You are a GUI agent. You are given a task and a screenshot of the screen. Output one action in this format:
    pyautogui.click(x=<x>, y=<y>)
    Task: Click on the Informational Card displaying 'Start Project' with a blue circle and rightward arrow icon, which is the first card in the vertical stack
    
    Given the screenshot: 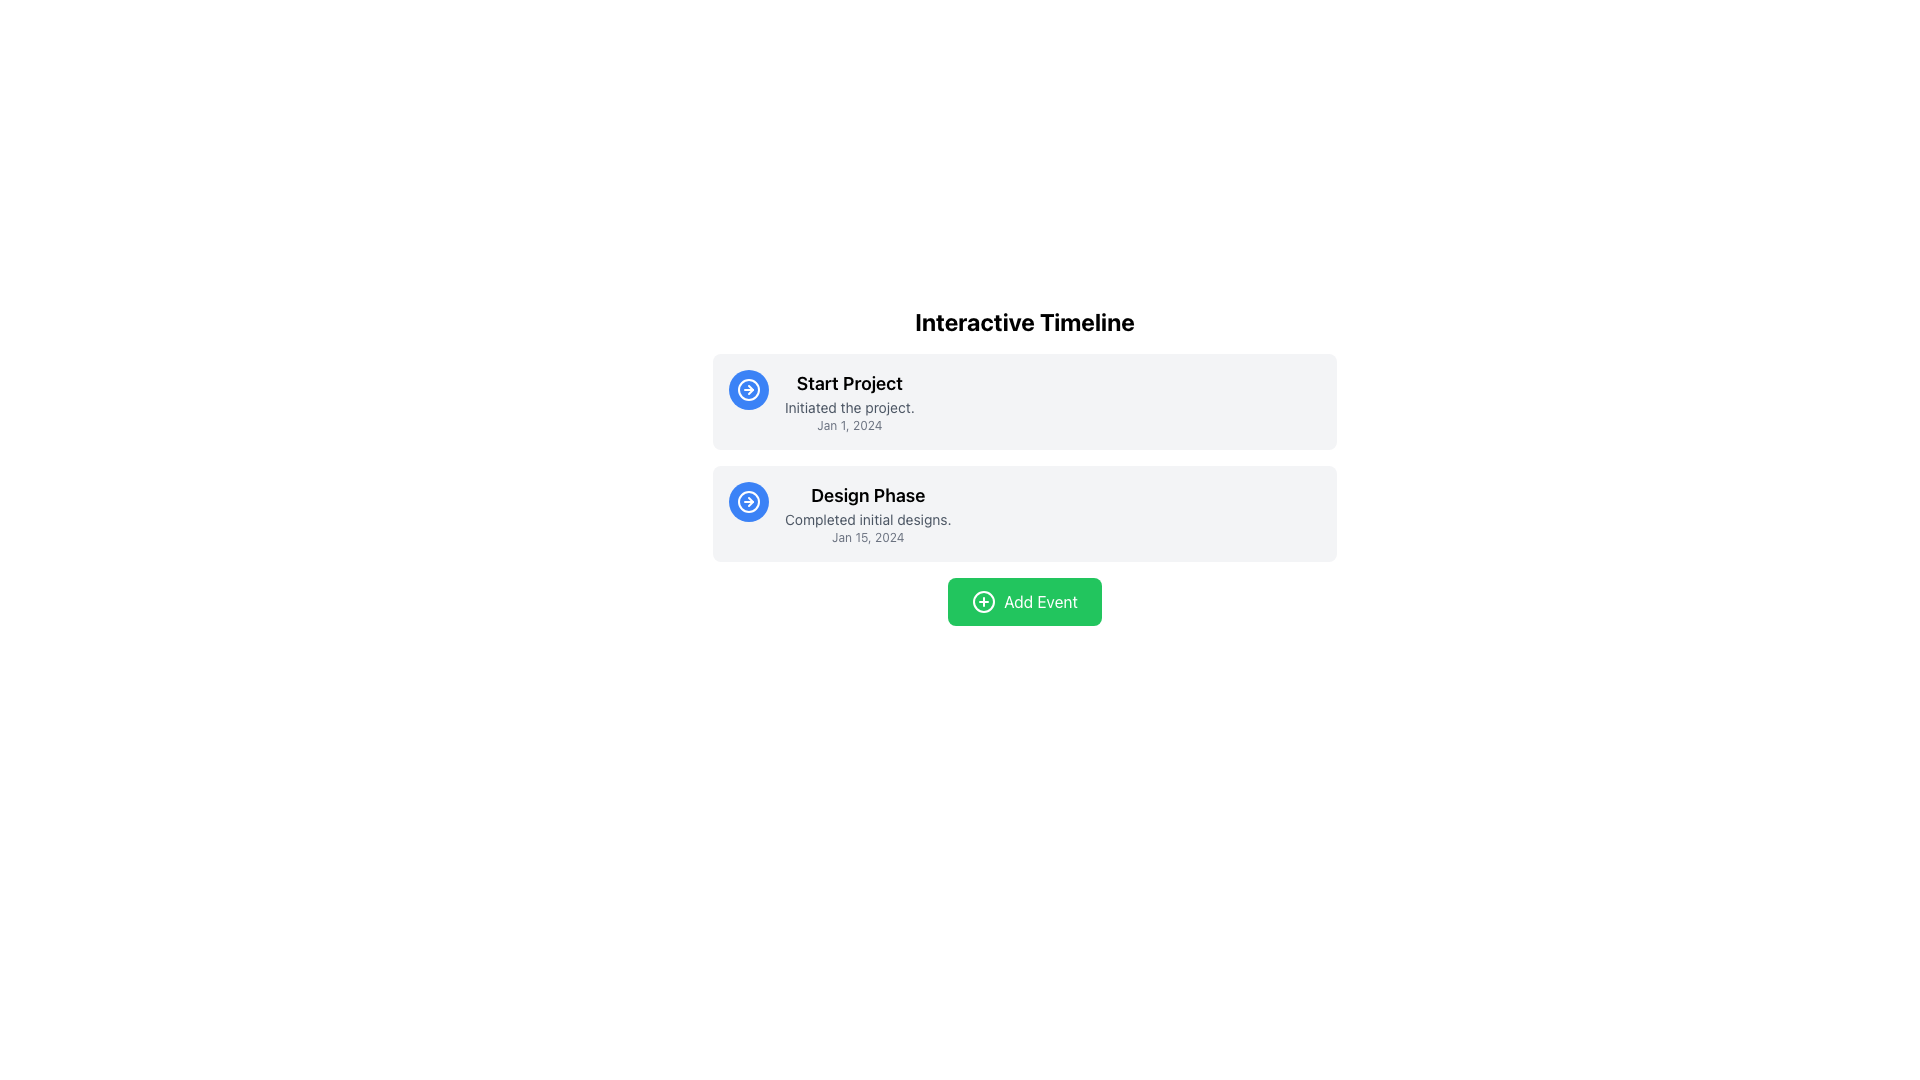 What is the action you would take?
    pyautogui.click(x=1025, y=401)
    